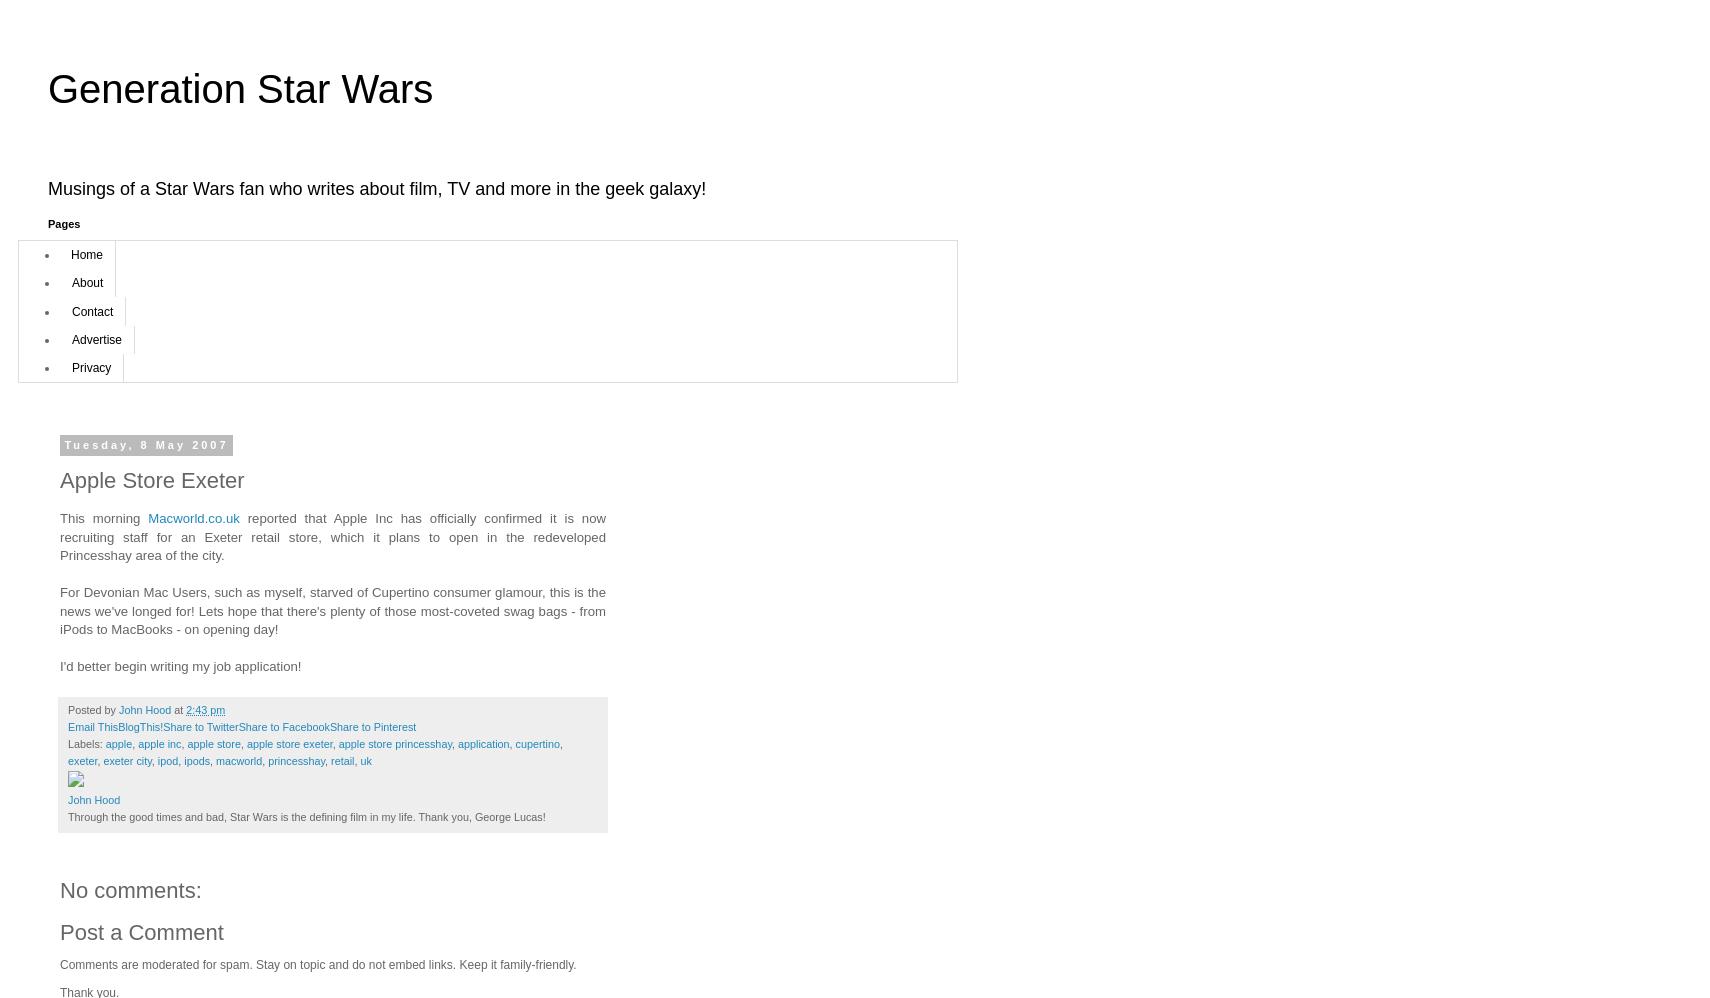 The height and width of the screenshot is (998, 1710). Describe the element at coordinates (393, 744) in the screenshot. I see `'apple store princesshay'` at that location.